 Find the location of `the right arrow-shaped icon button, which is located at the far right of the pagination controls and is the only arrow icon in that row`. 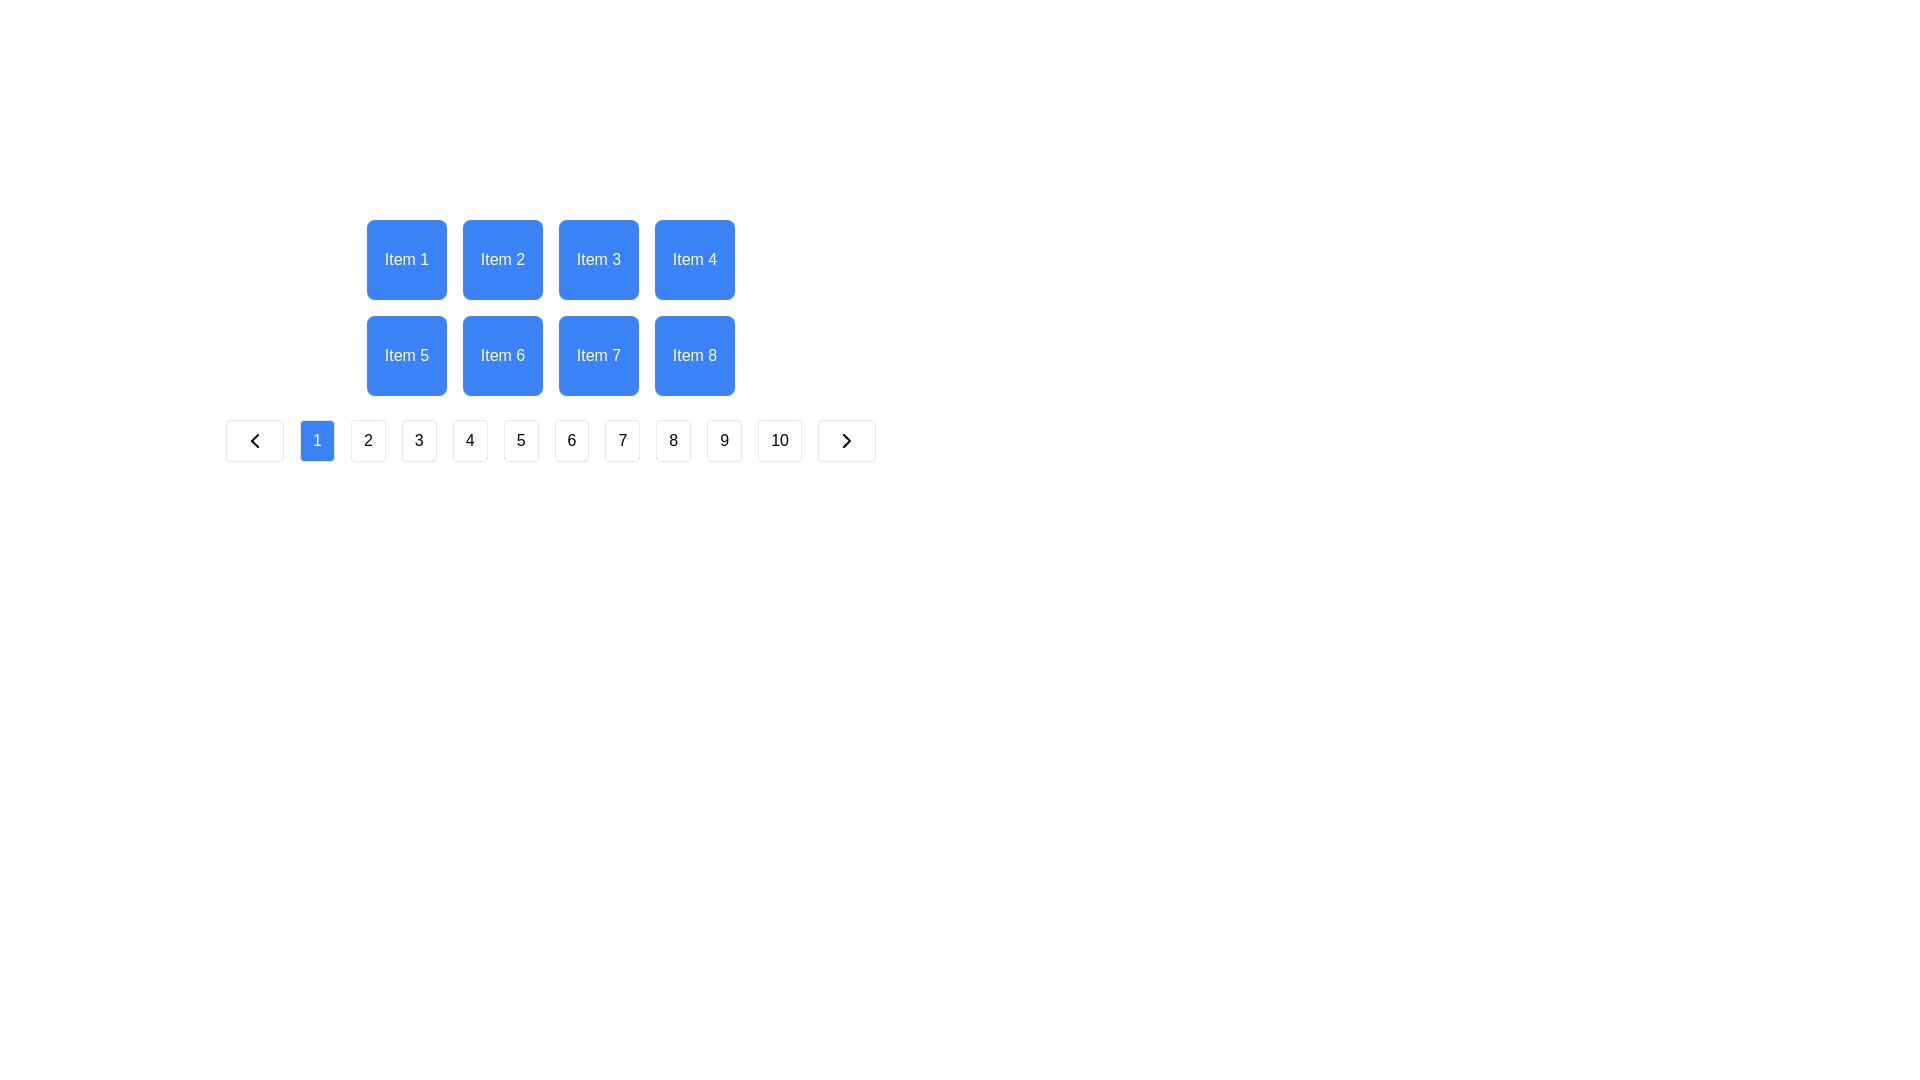

the right arrow-shaped icon button, which is located at the far right of the pagination controls and is the only arrow icon in that row is located at coordinates (846, 439).